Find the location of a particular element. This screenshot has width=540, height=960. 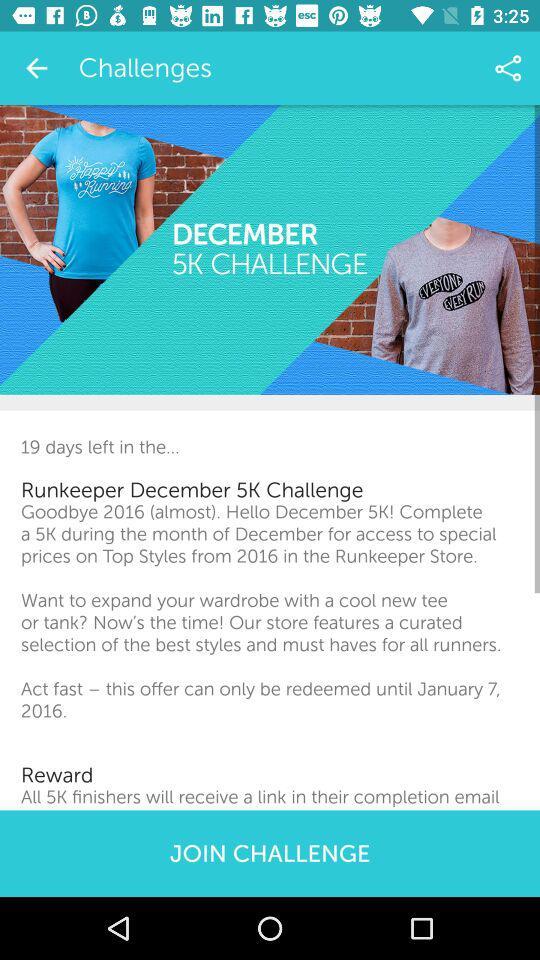

join challenge is located at coordinates (270, 852).